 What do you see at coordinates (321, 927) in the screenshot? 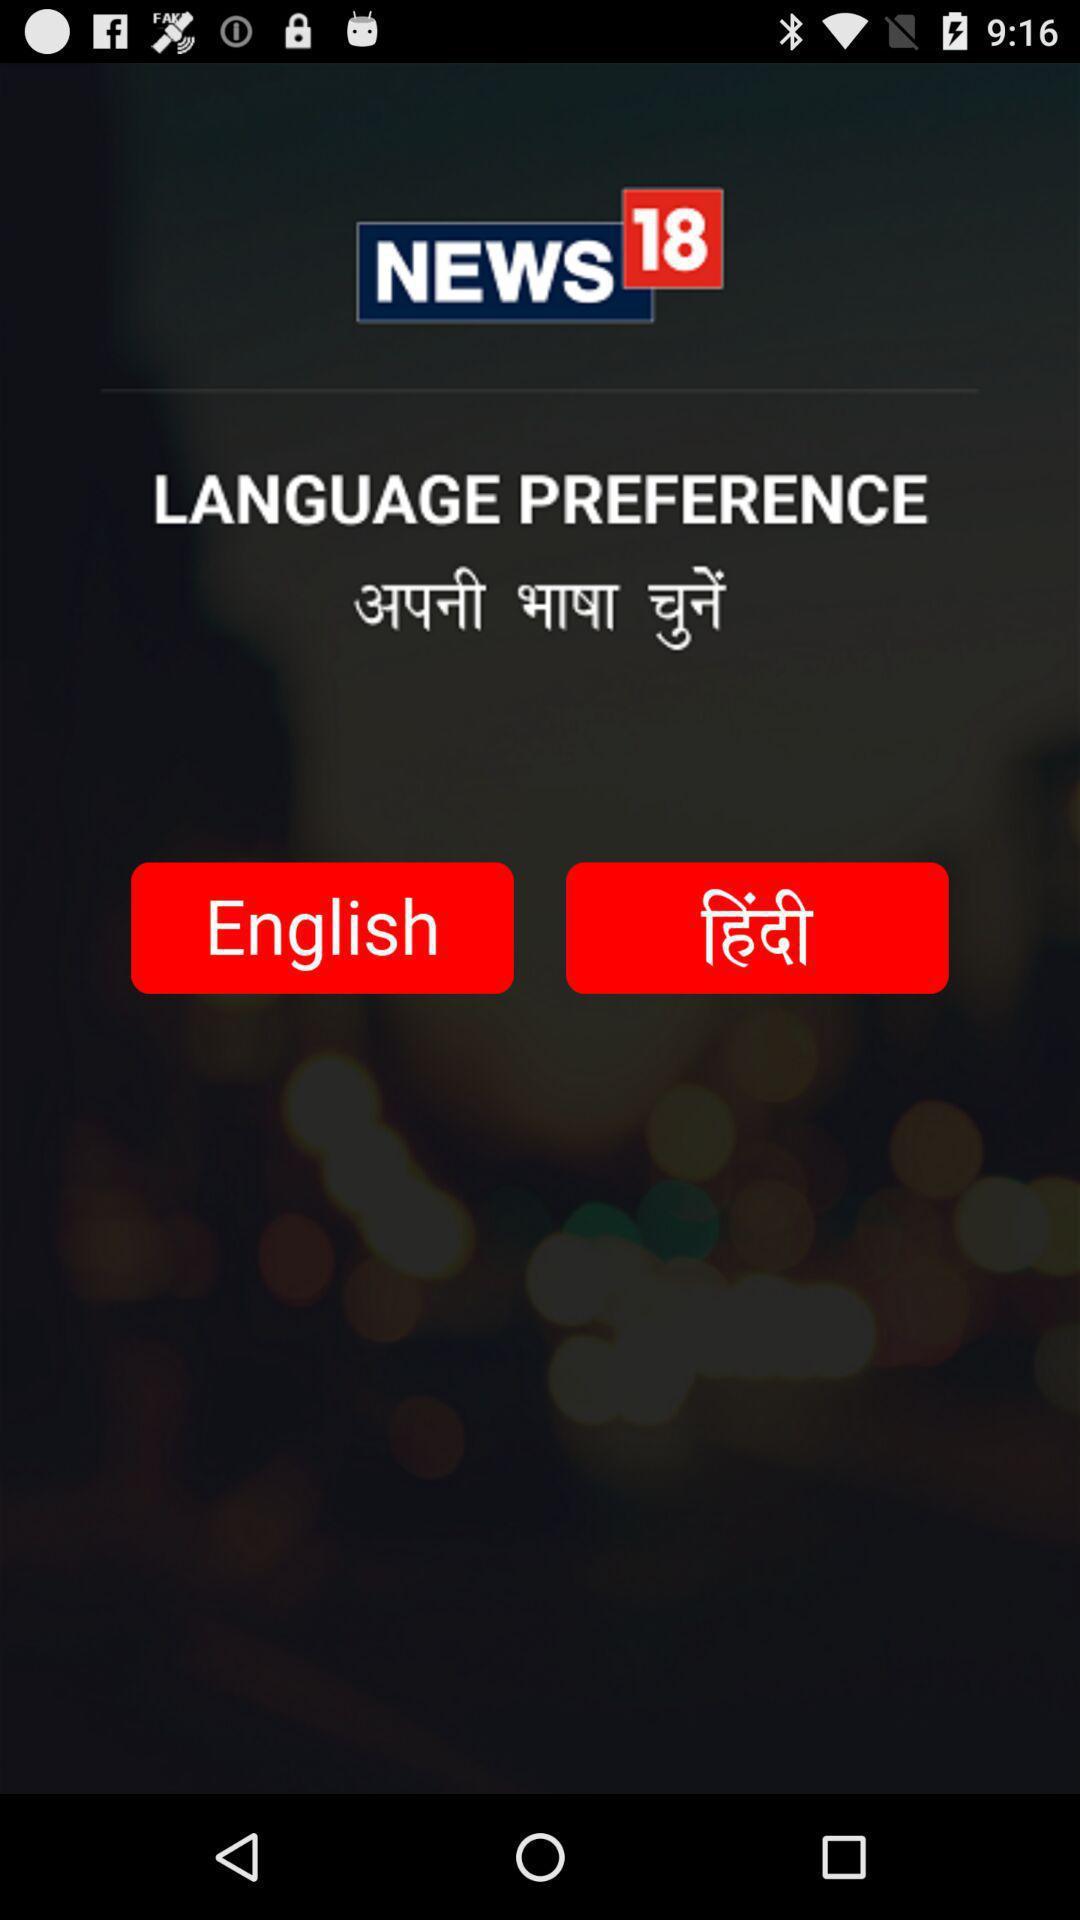
I see `language` at bounding box center [321, 927].